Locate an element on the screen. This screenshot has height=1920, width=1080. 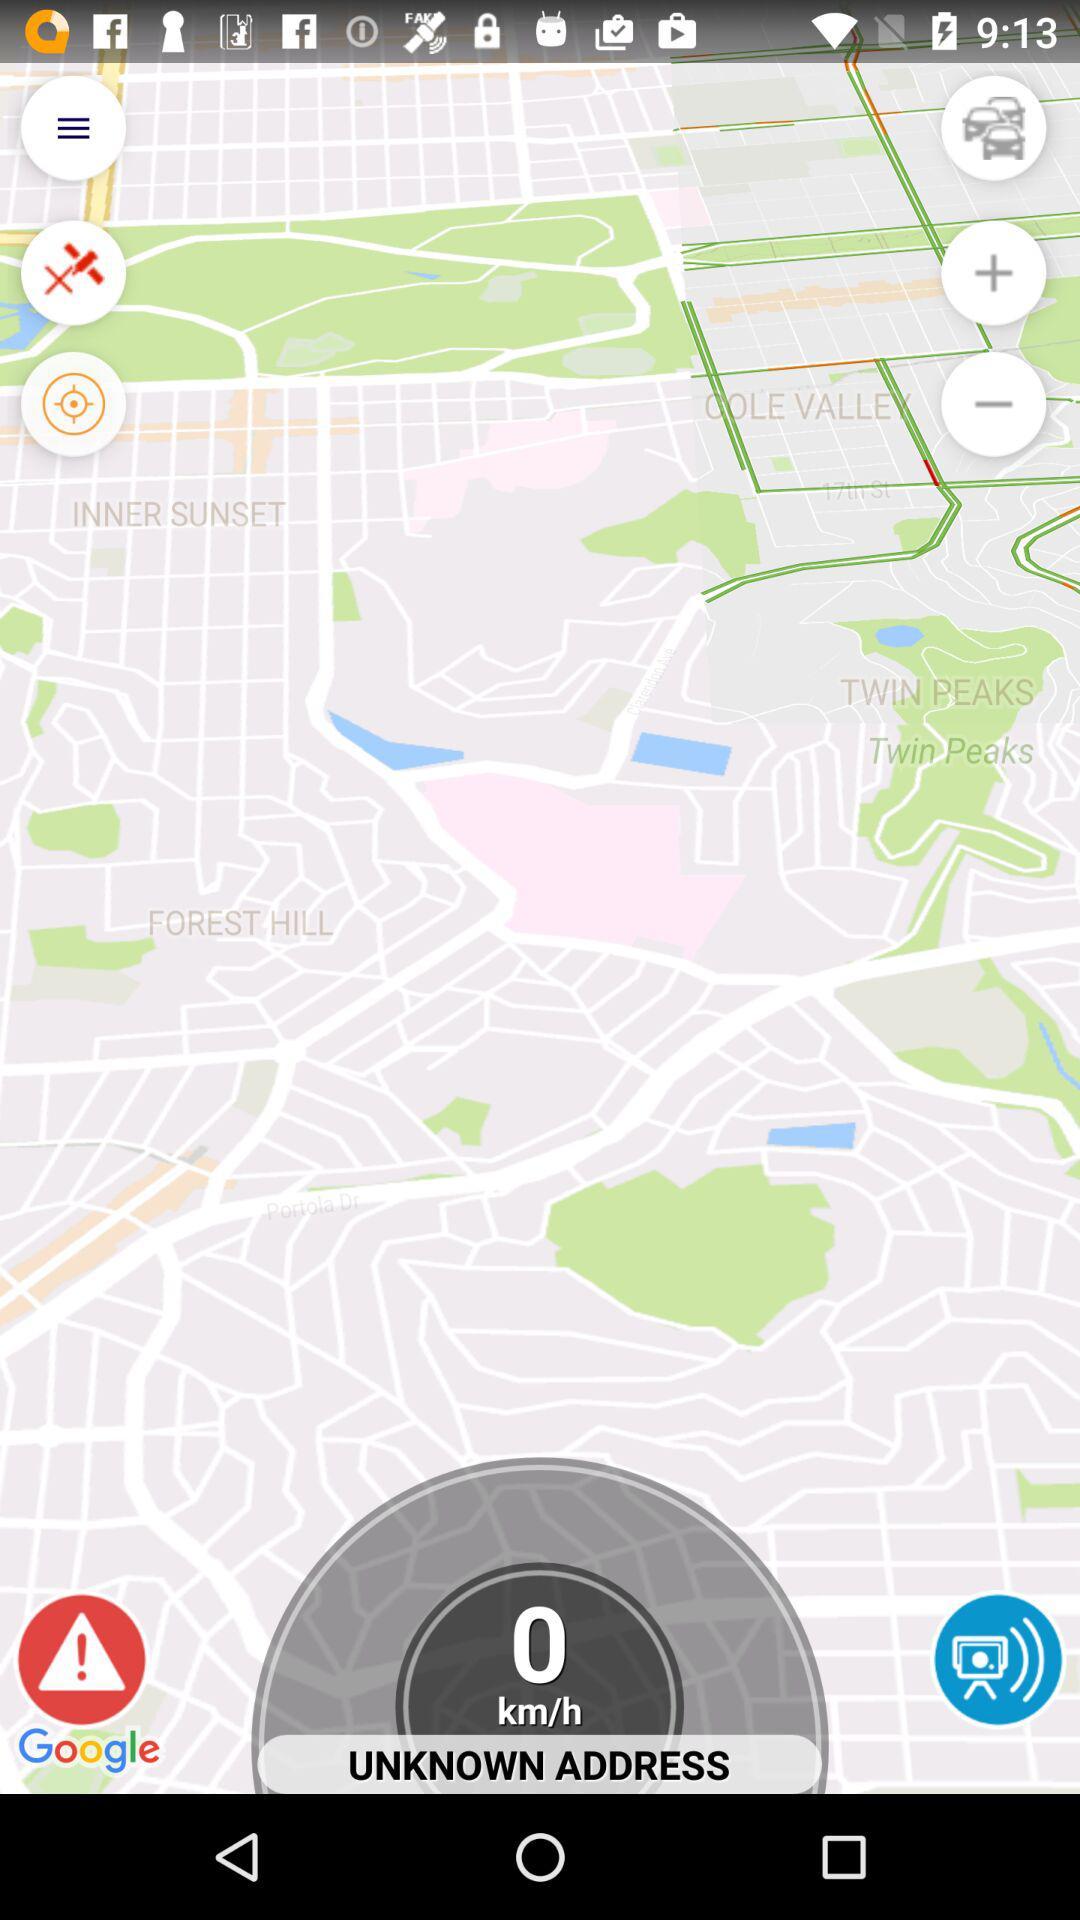
the close icon is located at coordinates (72, 291).